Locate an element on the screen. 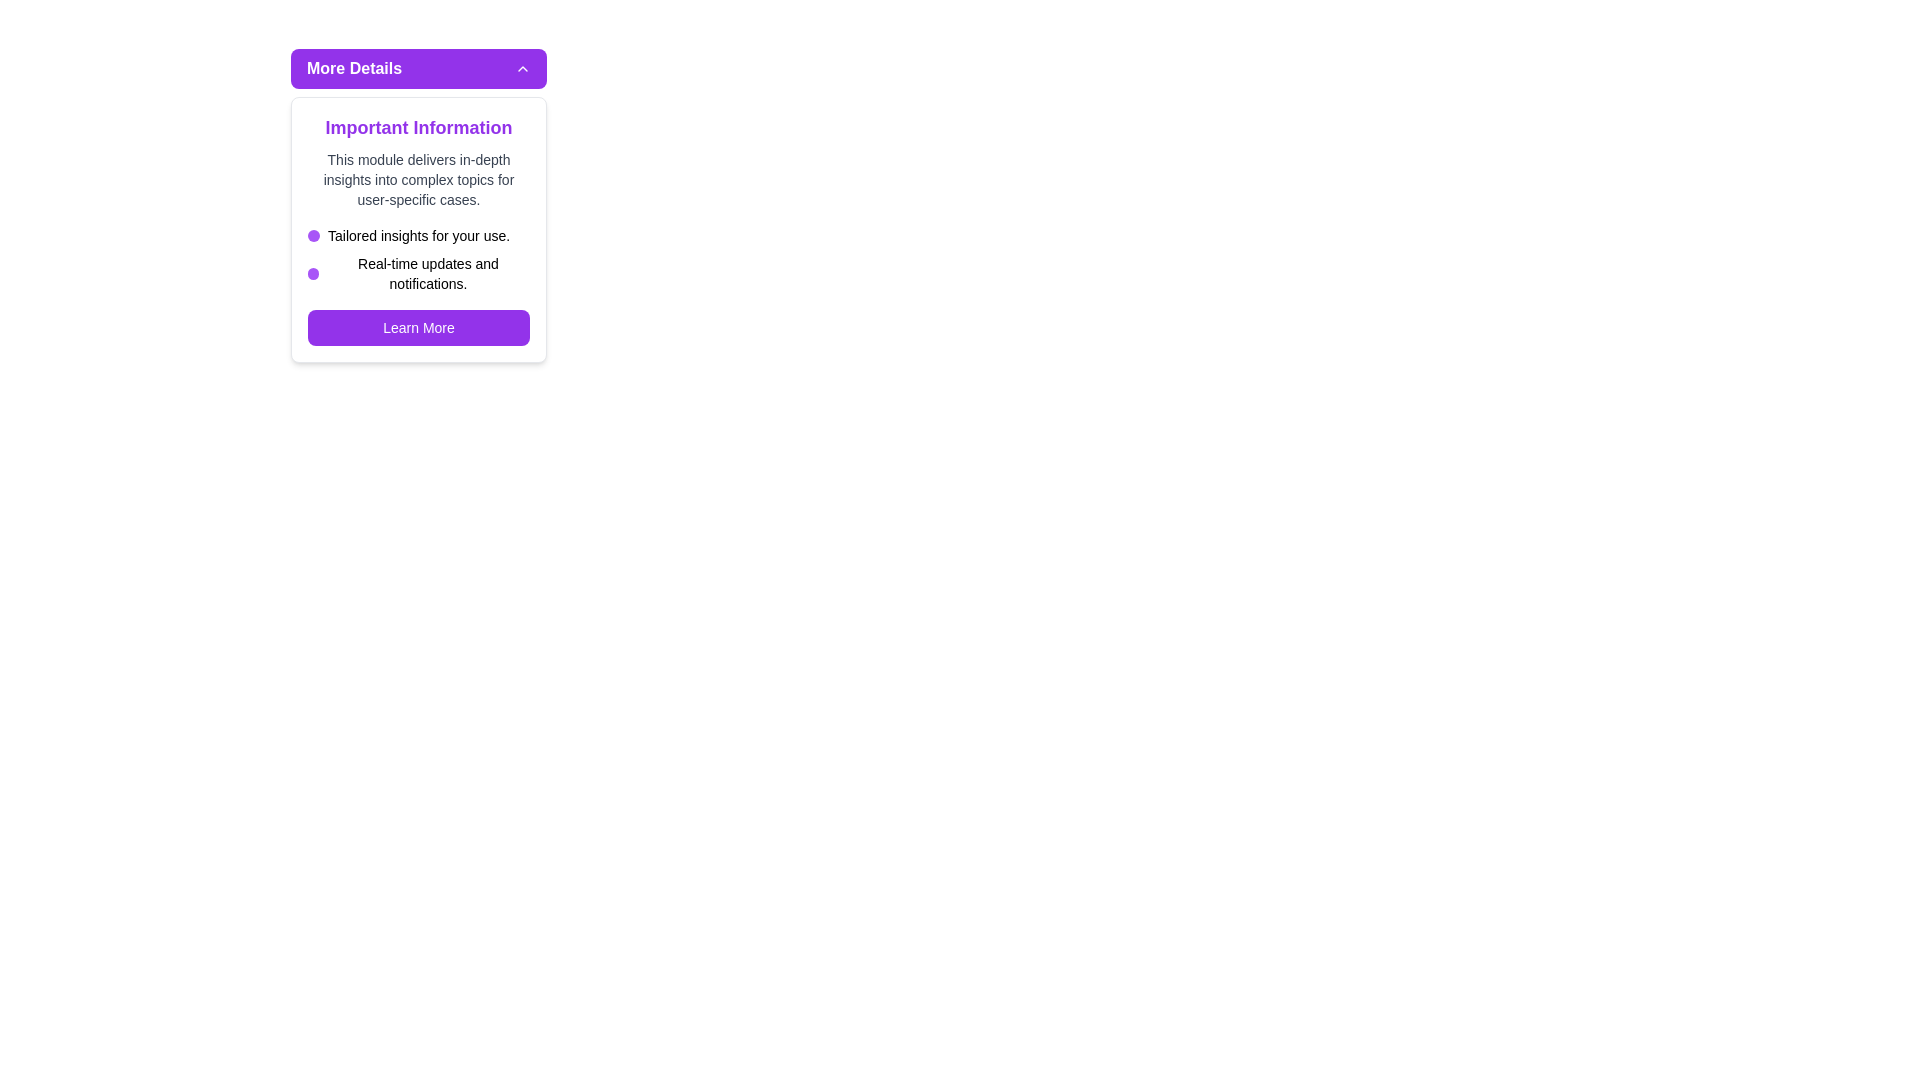 This screenshot has height=1080, width=1920. the visual indicator dot located to the left of the text 'Tailored insights for your use.' is located at coordinates (312, 234).